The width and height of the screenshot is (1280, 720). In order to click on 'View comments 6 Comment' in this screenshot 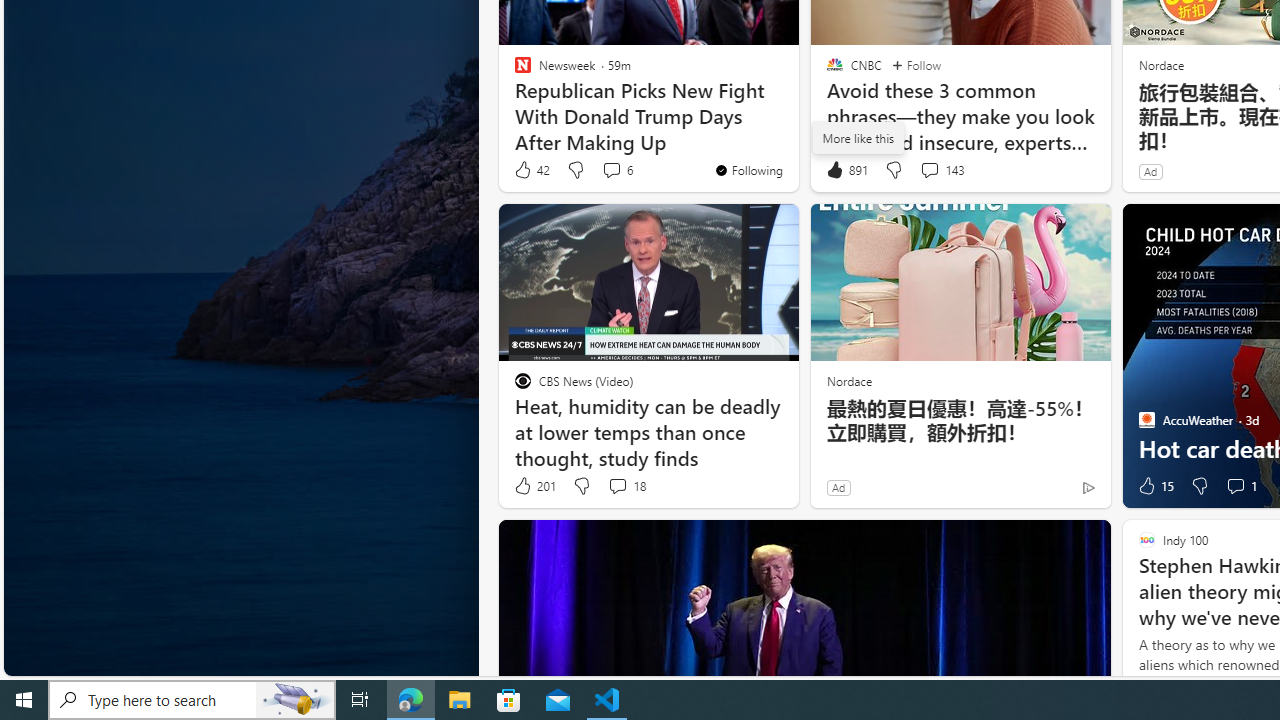, I will do `click(610, 168)`.